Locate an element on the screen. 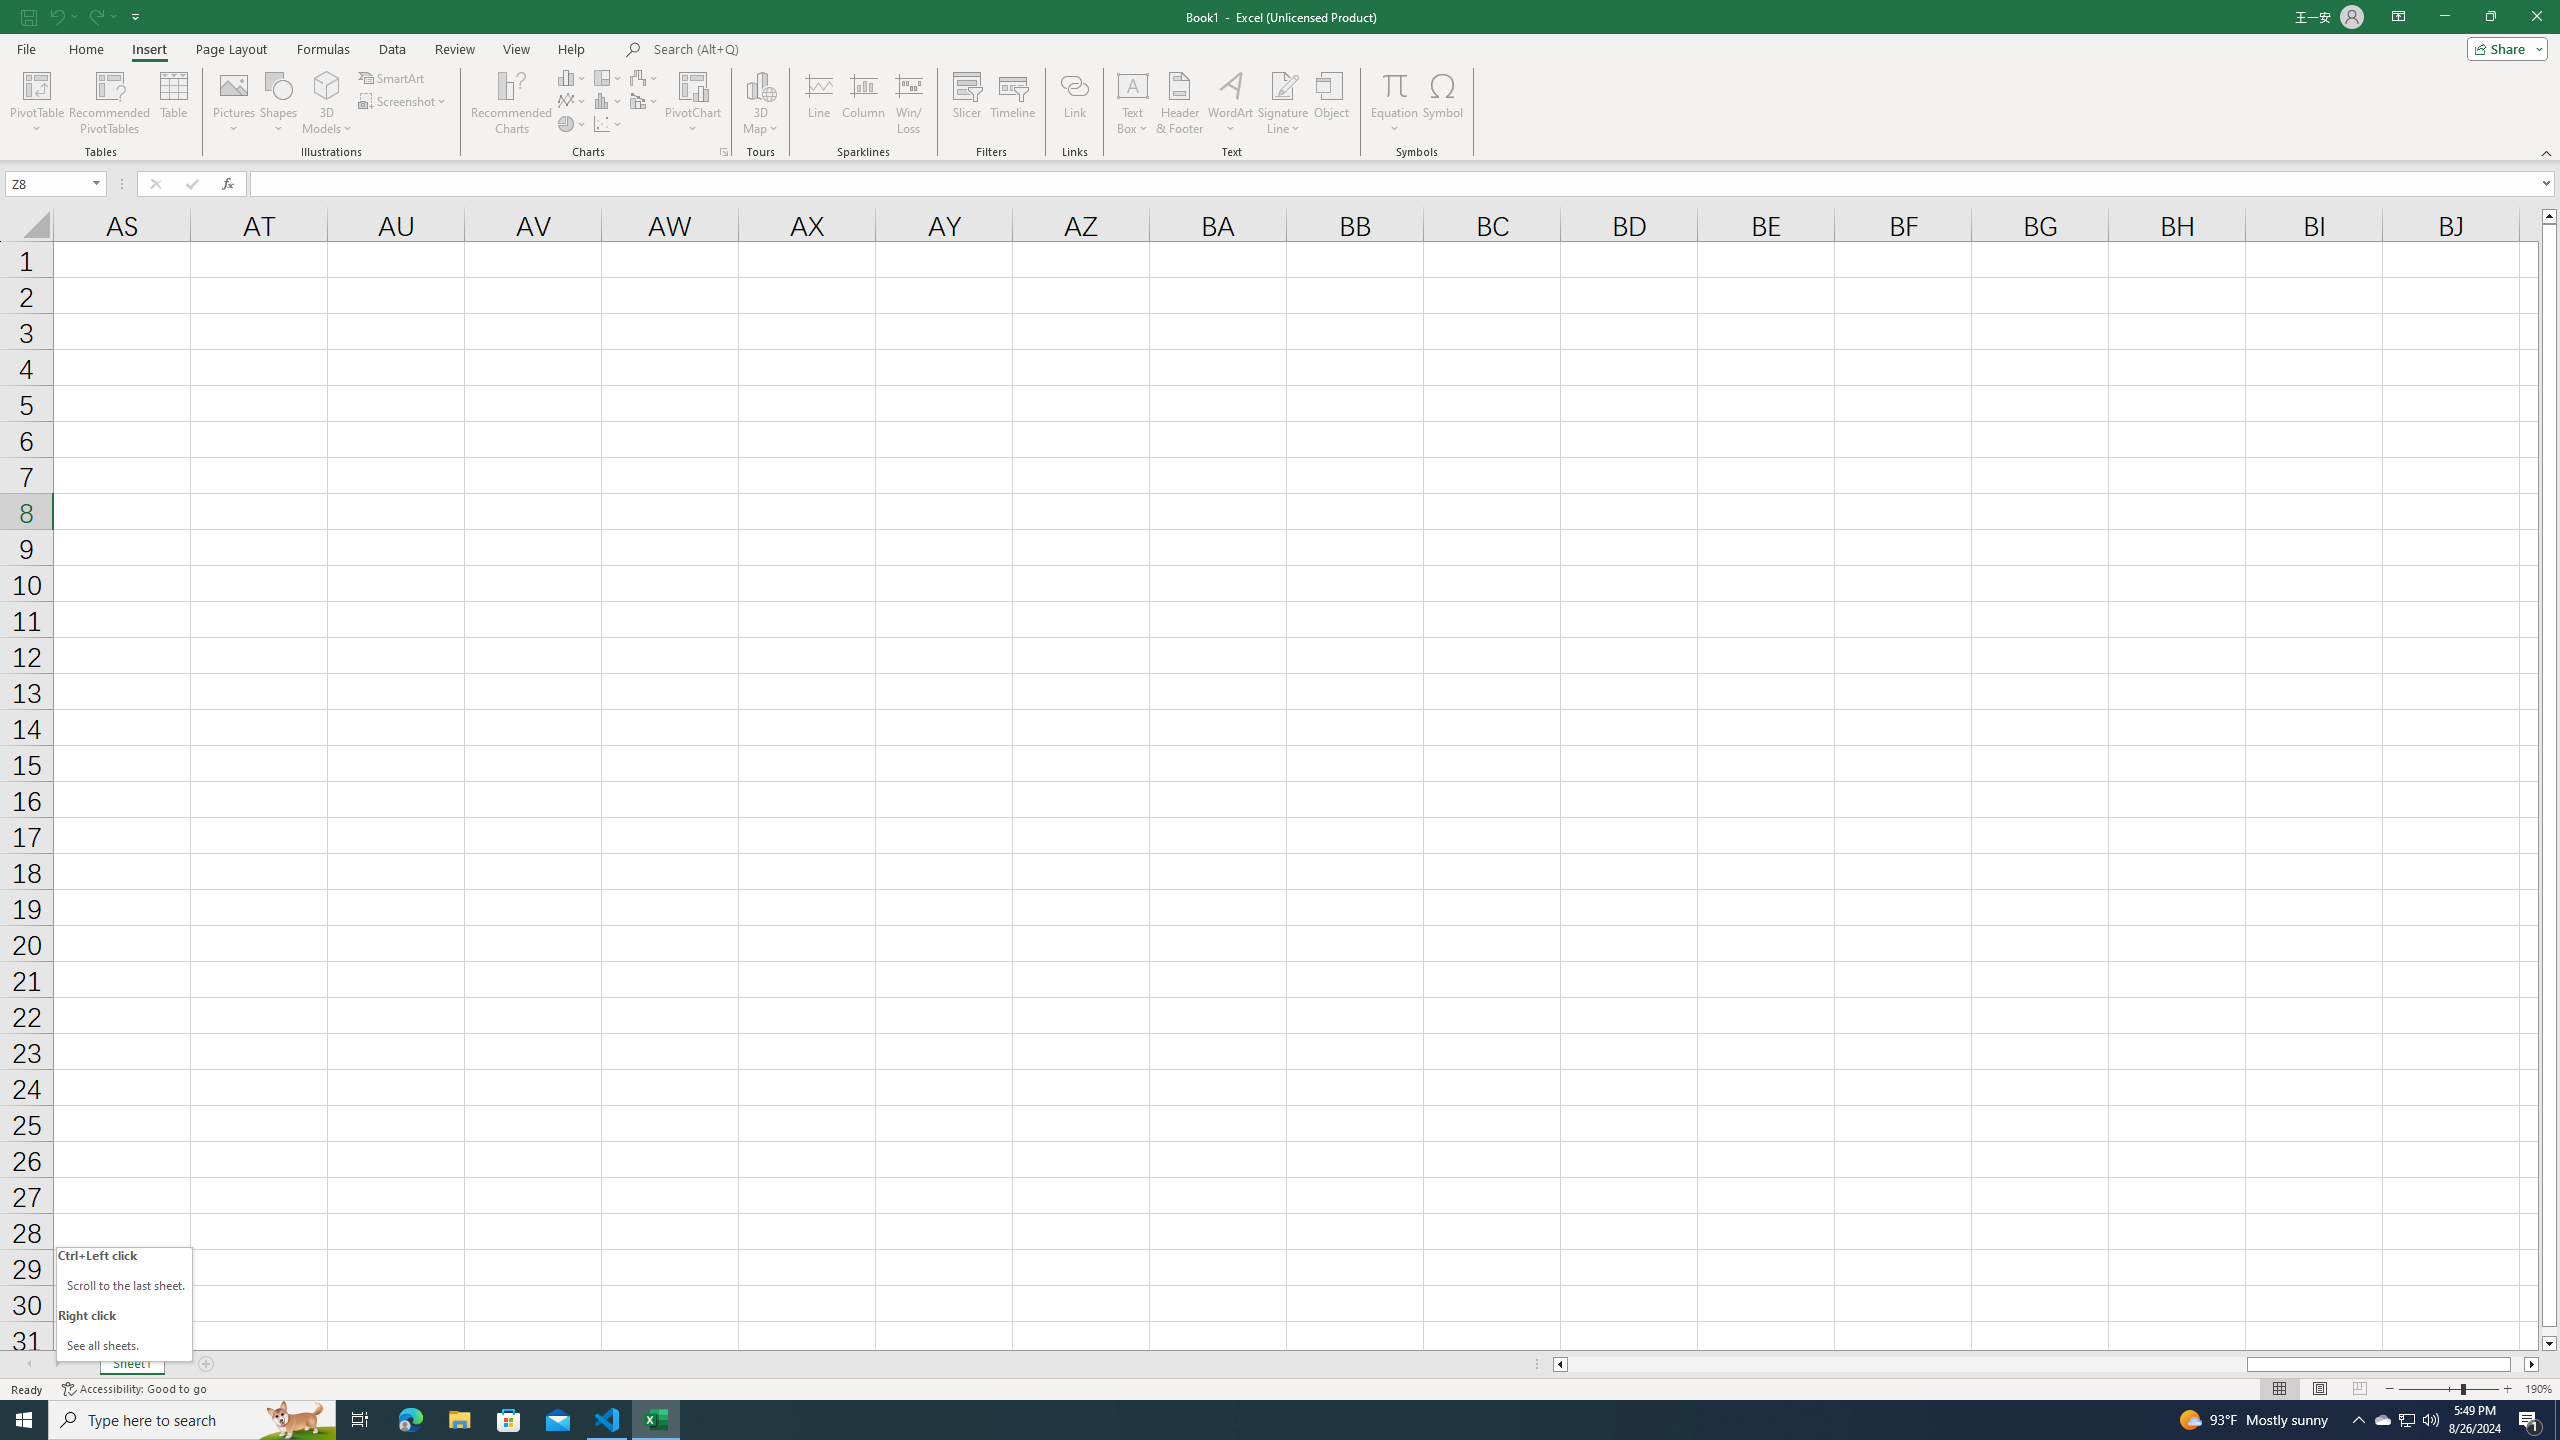 This screenshot has width=2560, height=1440. 'Formulas' is located at coordinates (325, 49).